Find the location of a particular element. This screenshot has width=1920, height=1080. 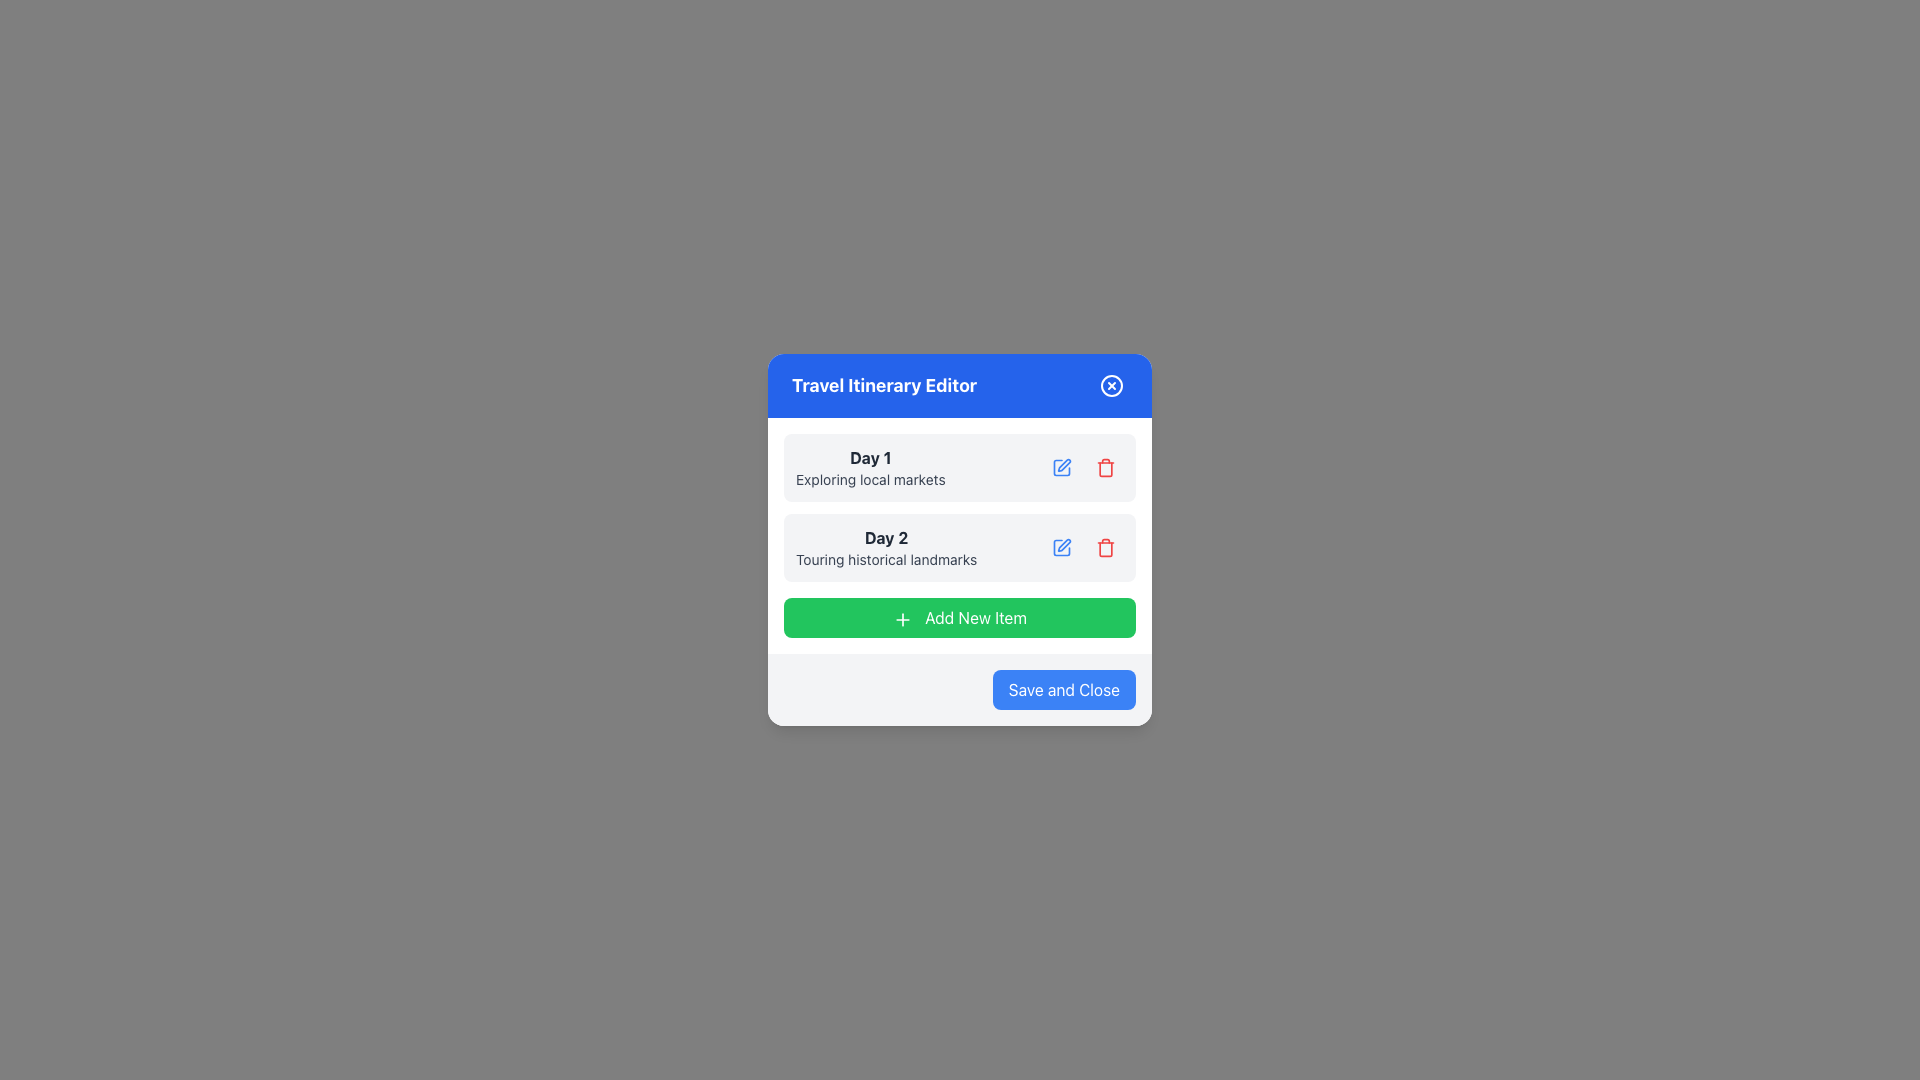

the 'Delete' button for 'Day 1' is located at coordinates (1104, 467).